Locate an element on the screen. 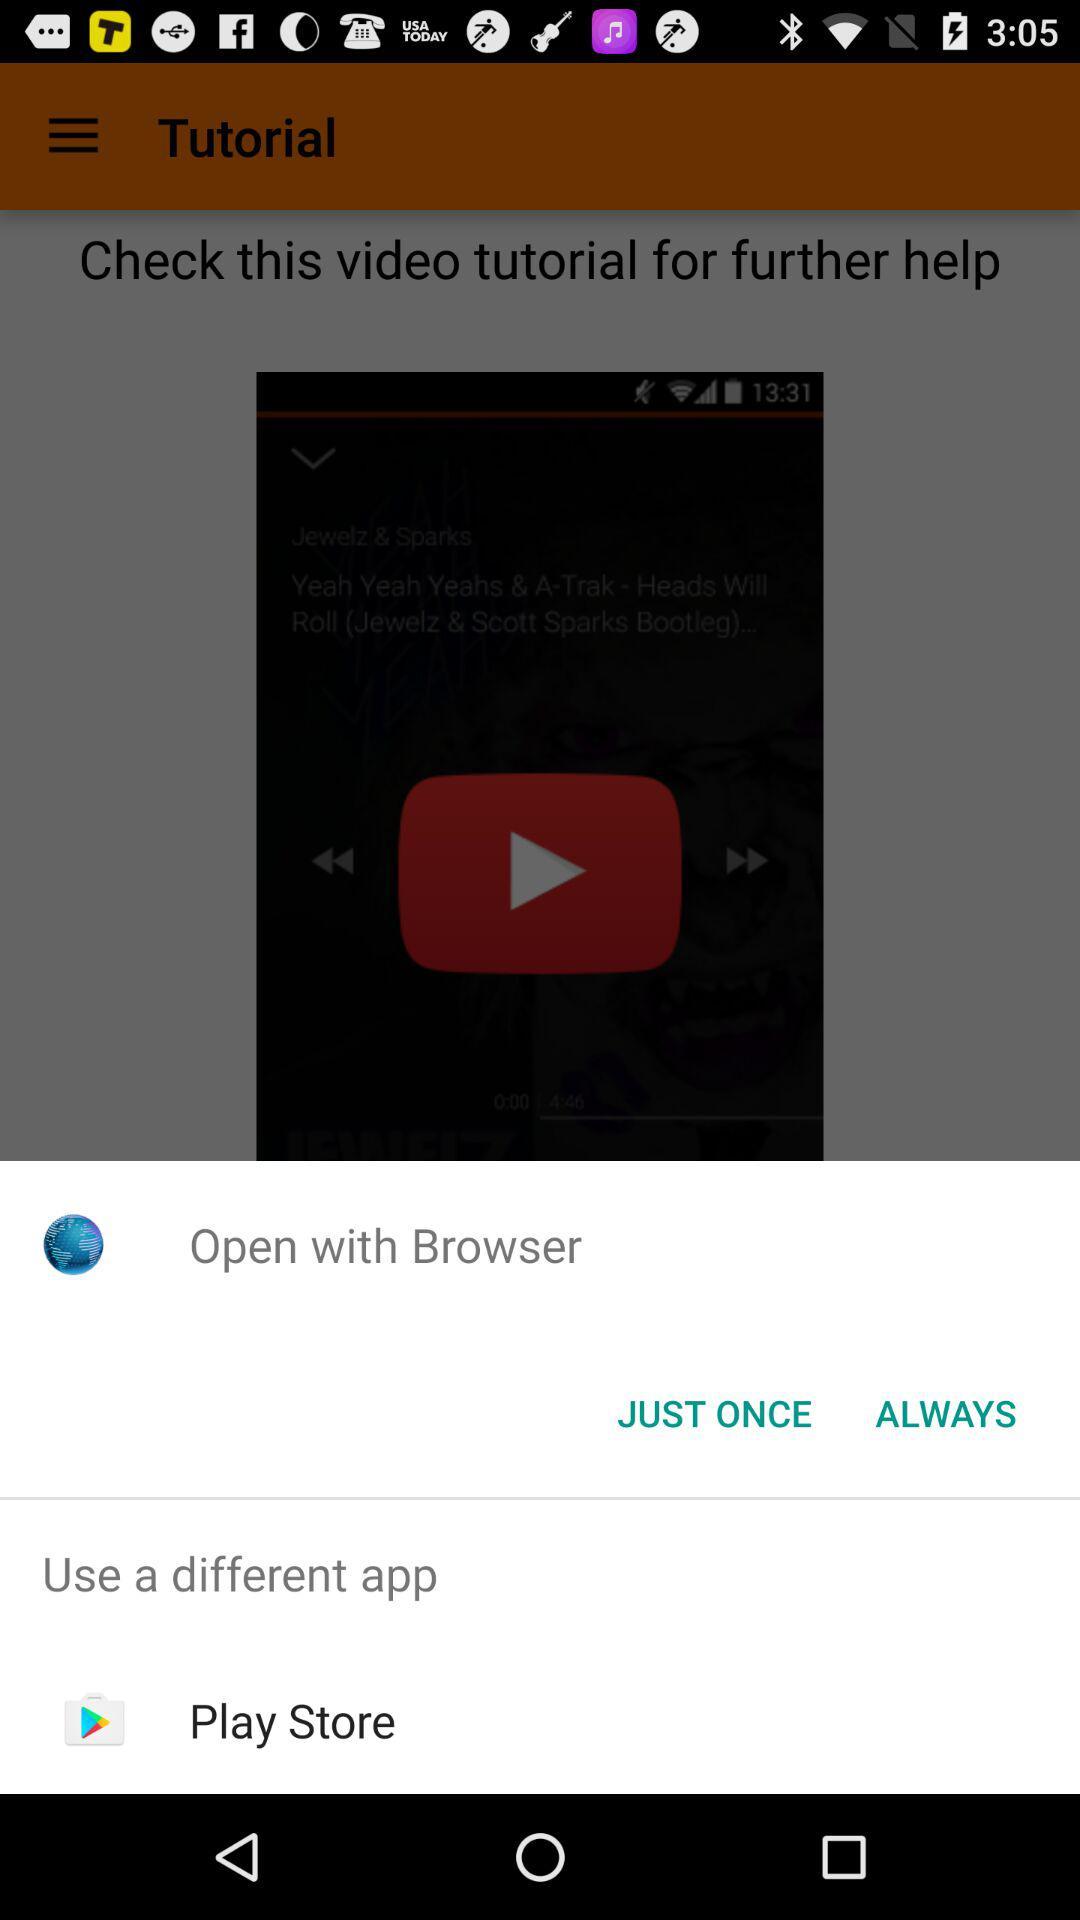 Image resolution: width=1080 pixels, height=1920 pixels. app below use a different is located at coordinates (292, 1719).